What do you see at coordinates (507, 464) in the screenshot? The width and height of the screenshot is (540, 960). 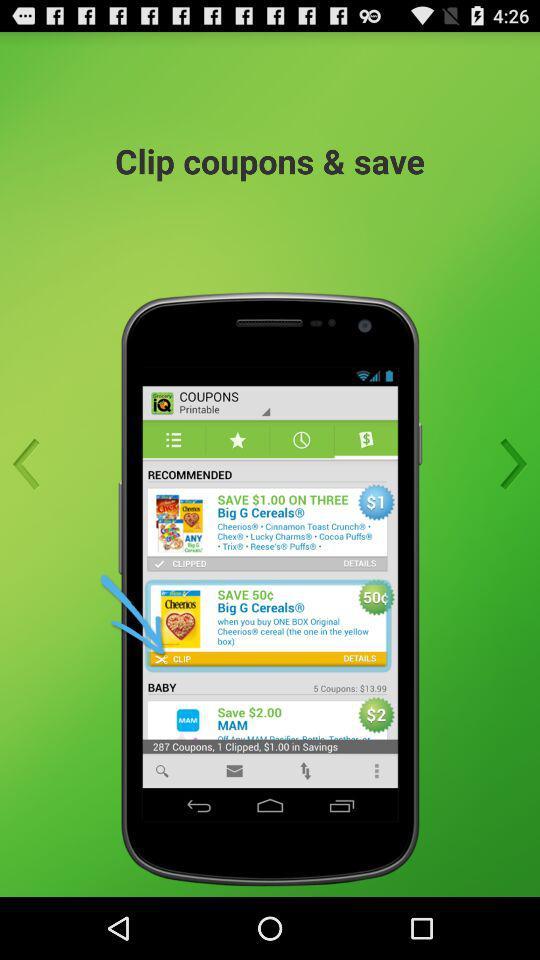 I see `next` at bounding box center [507, 464].